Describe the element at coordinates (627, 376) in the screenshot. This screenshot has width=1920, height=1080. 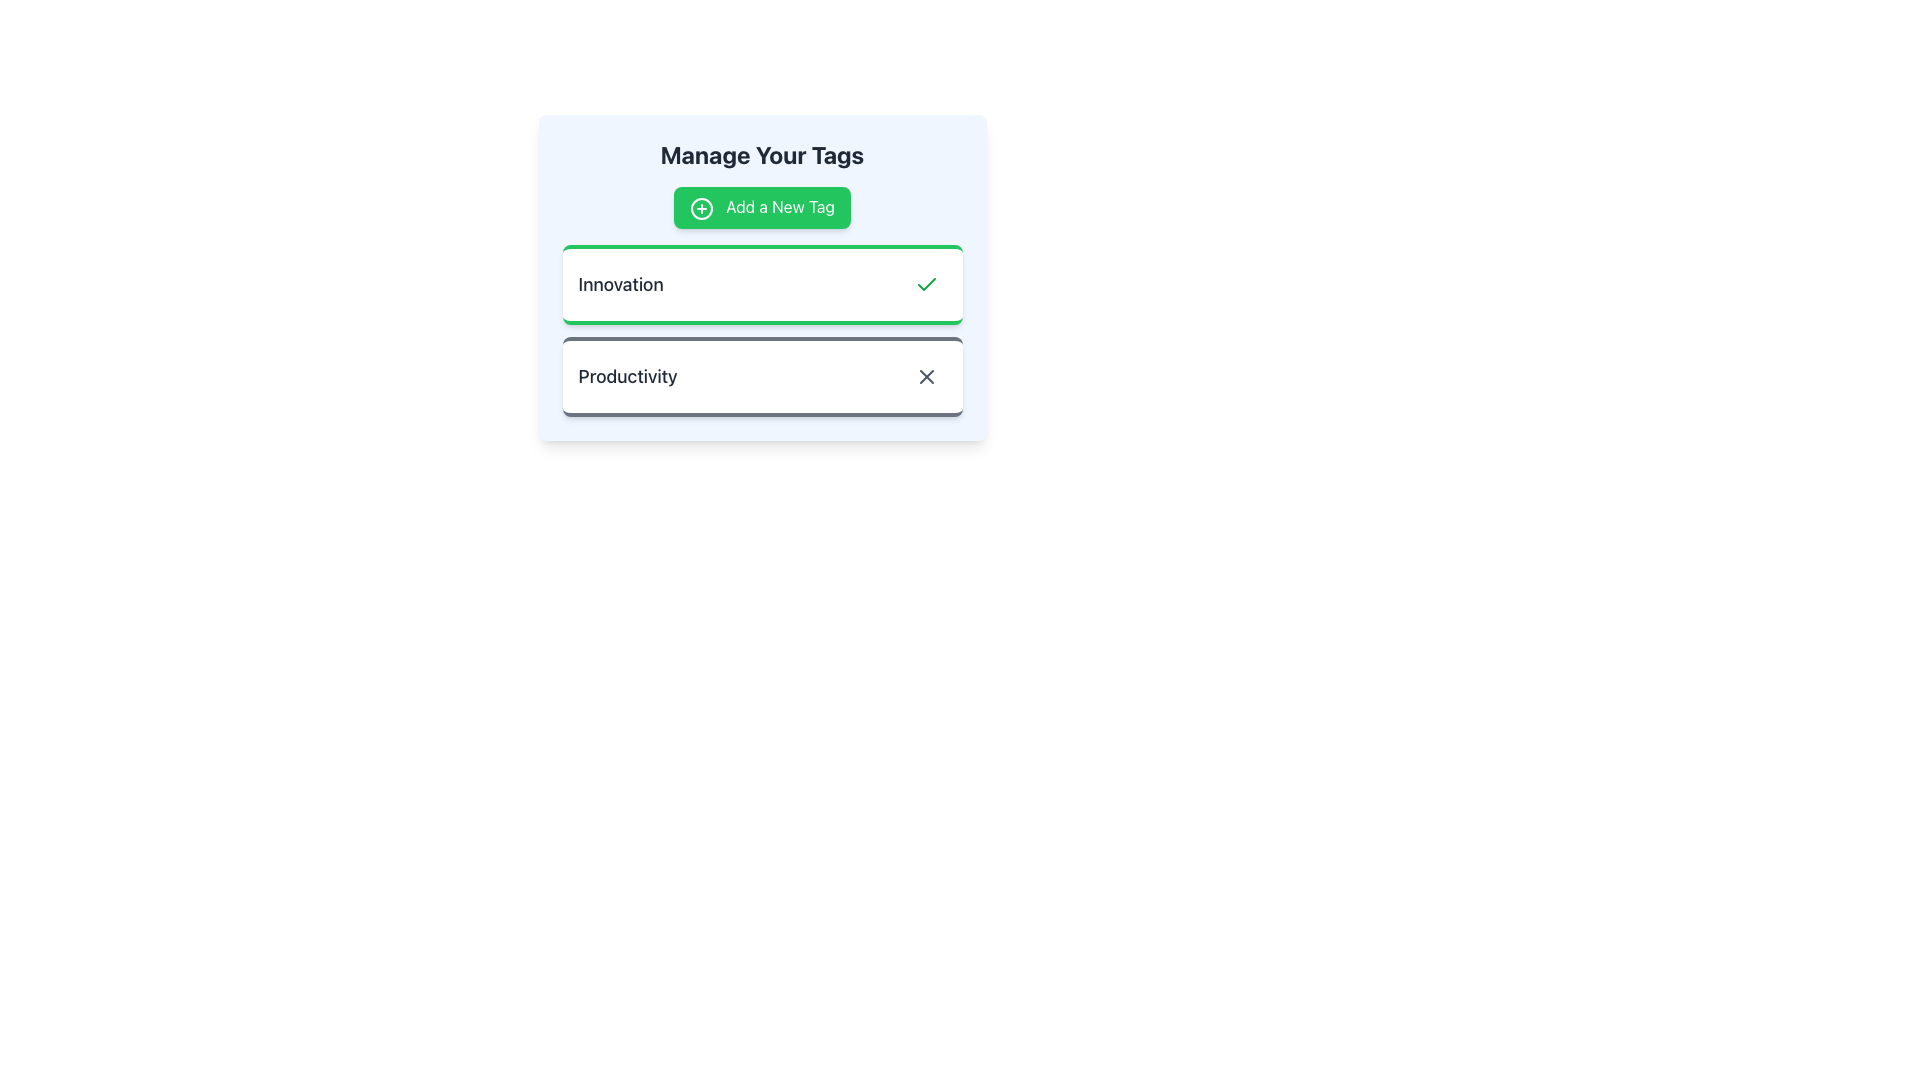
I see `the text label that identifies the content or category, located to the left of the cross icon within the rectangular box` at that location.